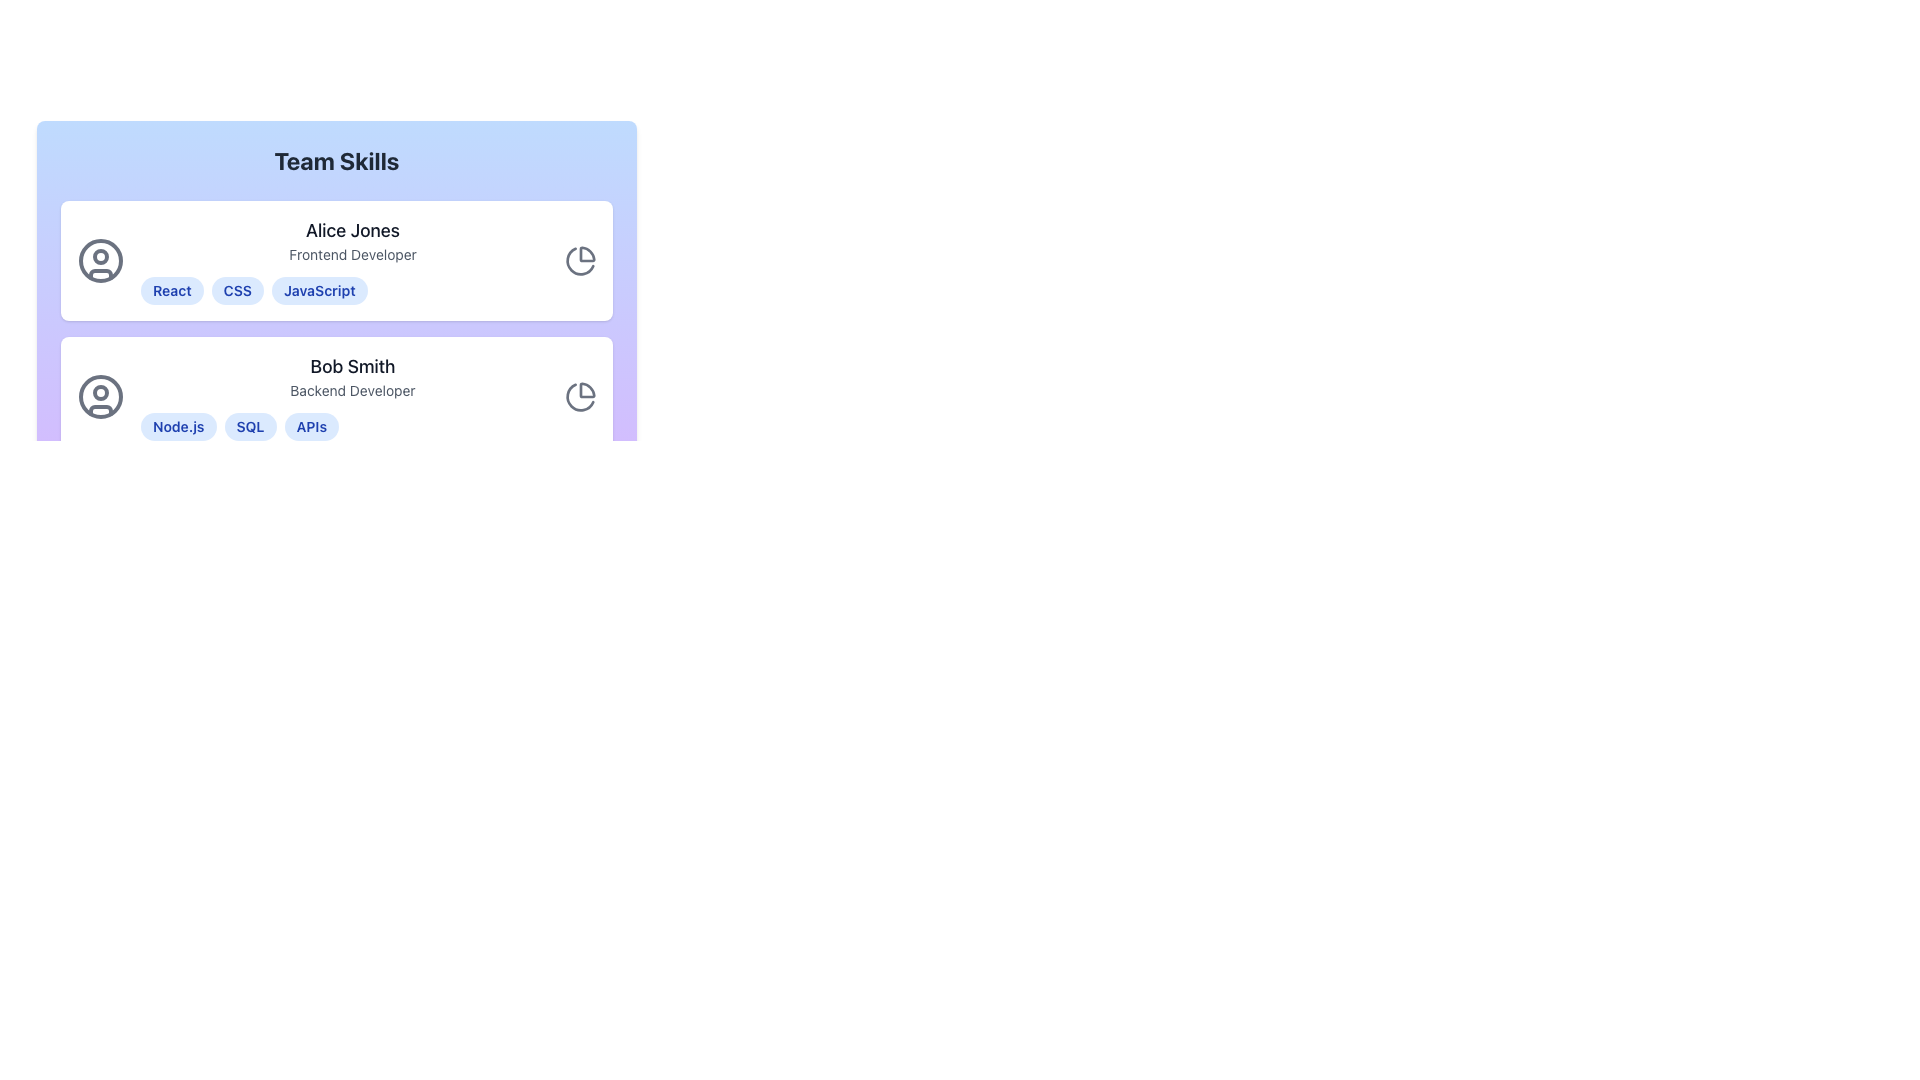  What do you see at coordinates (318, 290) in the screenshot?
I see `the 'JavaScript' badge, which has a blue background and bold blue text, to interact with it if functionality is implemented` at bounding box center [318, 290].